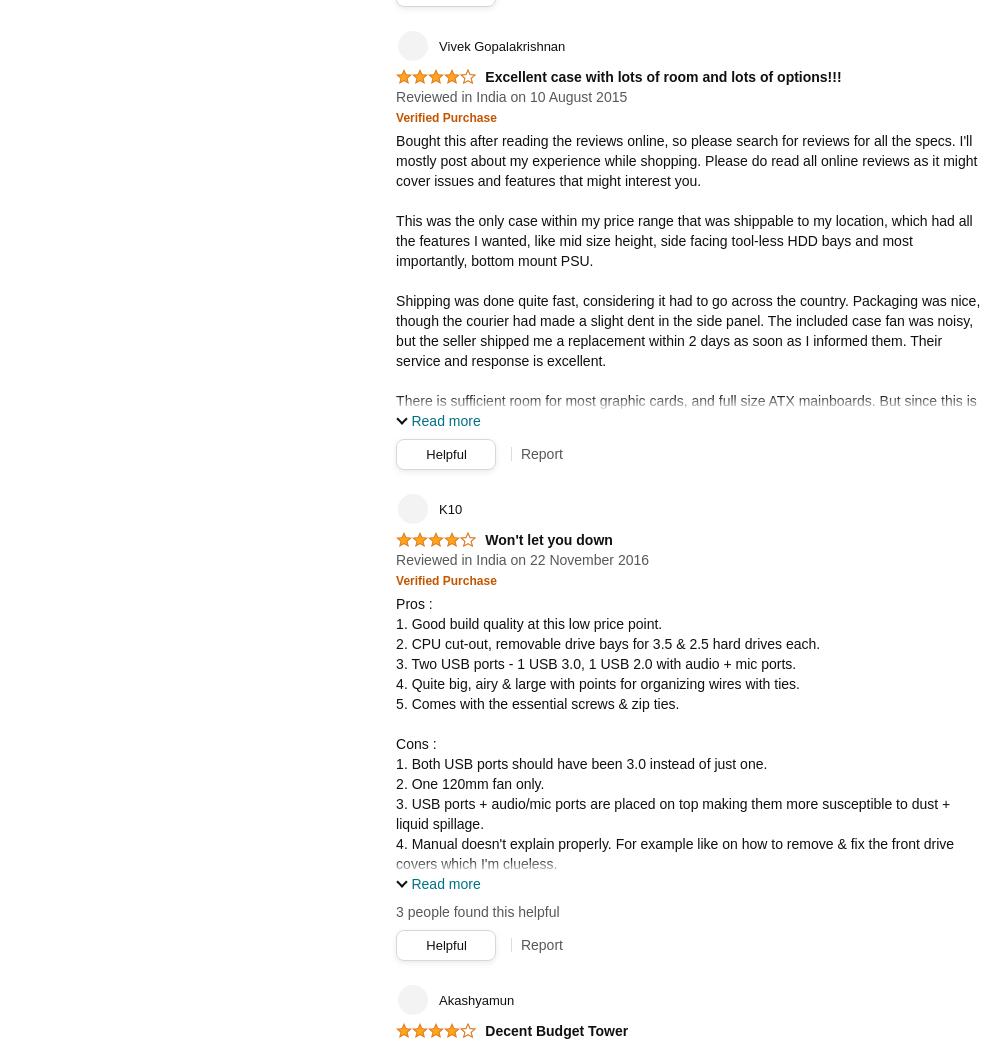  I want to click on '1. Both USB ports should have been 3.0 instead of just one.', so click(580, 762).